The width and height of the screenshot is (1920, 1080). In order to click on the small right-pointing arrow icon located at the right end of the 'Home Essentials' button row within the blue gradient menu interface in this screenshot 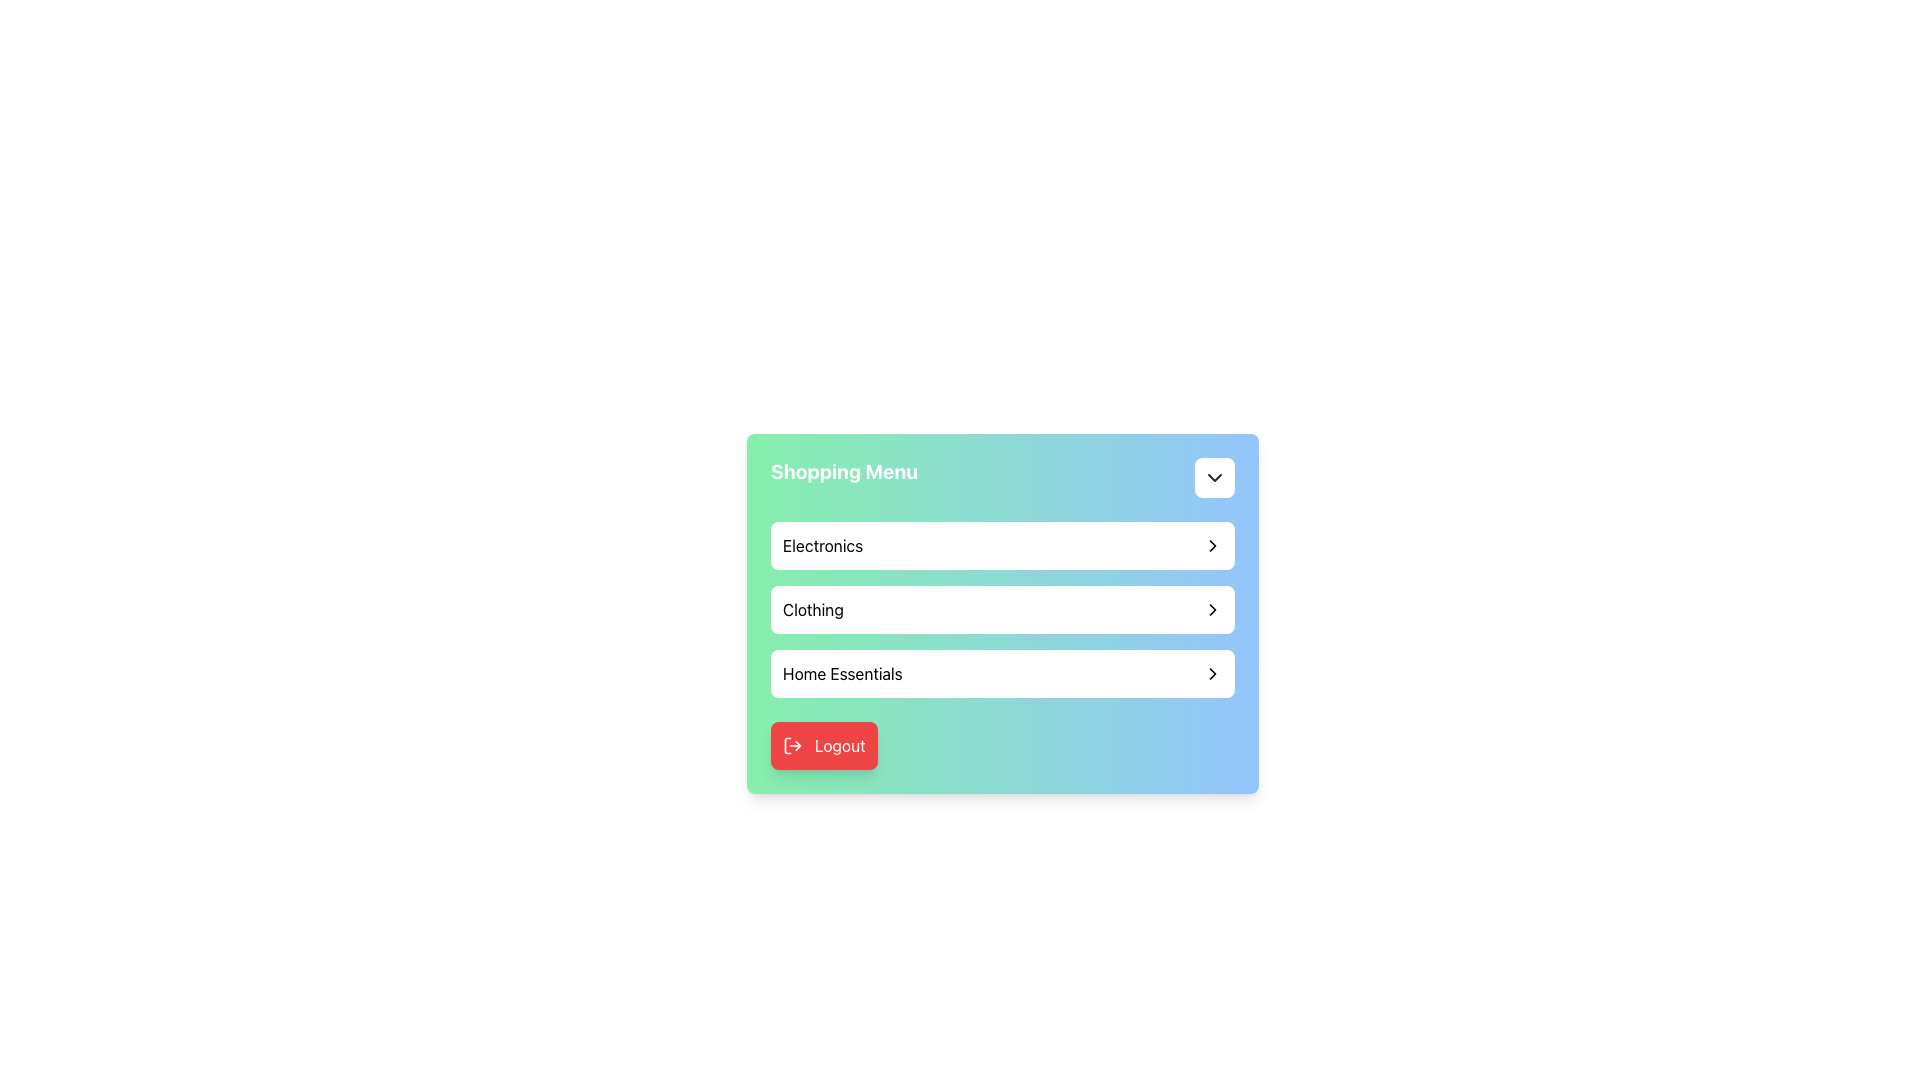, I will do `click(1212, 674)`.